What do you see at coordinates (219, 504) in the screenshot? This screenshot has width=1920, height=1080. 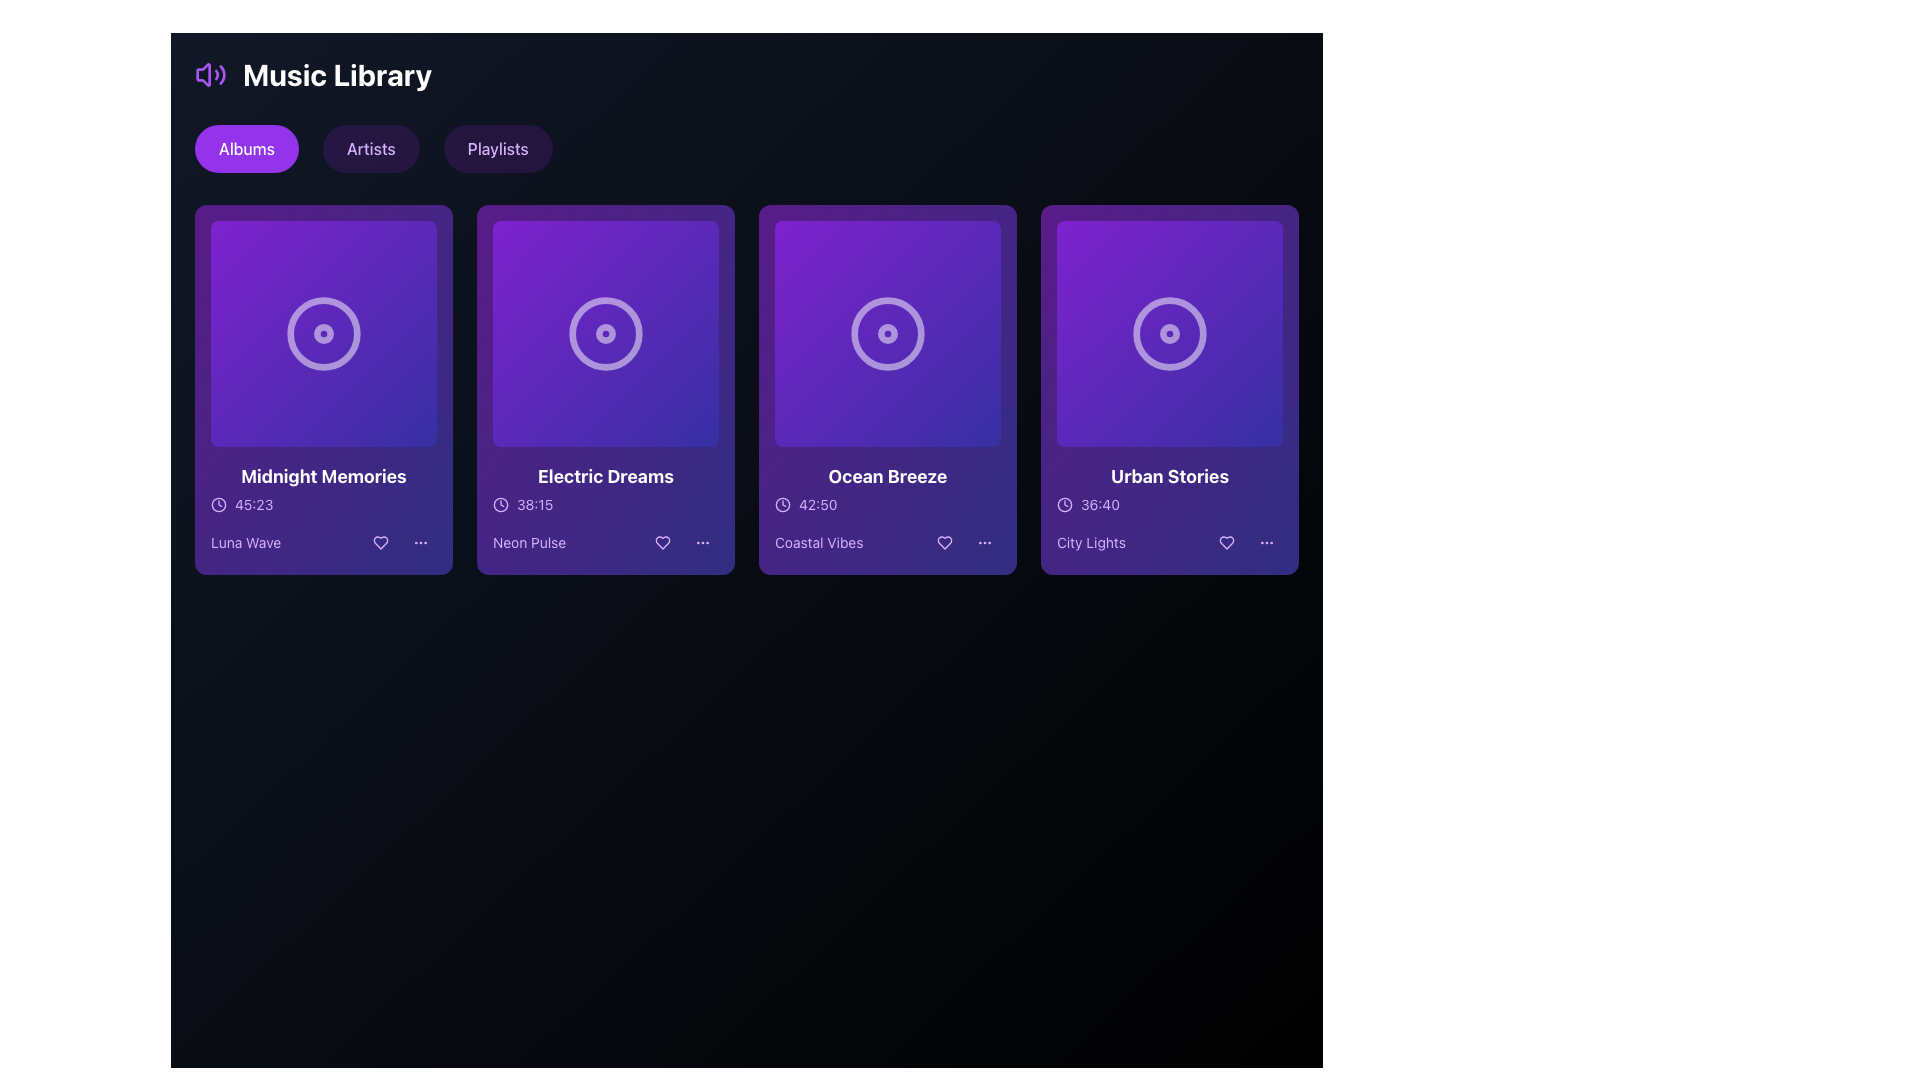 I see `the circular graphic icon that serves as a time or duration indicator, located centrally within the leftmost card of the four cards under the 'Albums' section` at bounding box center [219, 504].